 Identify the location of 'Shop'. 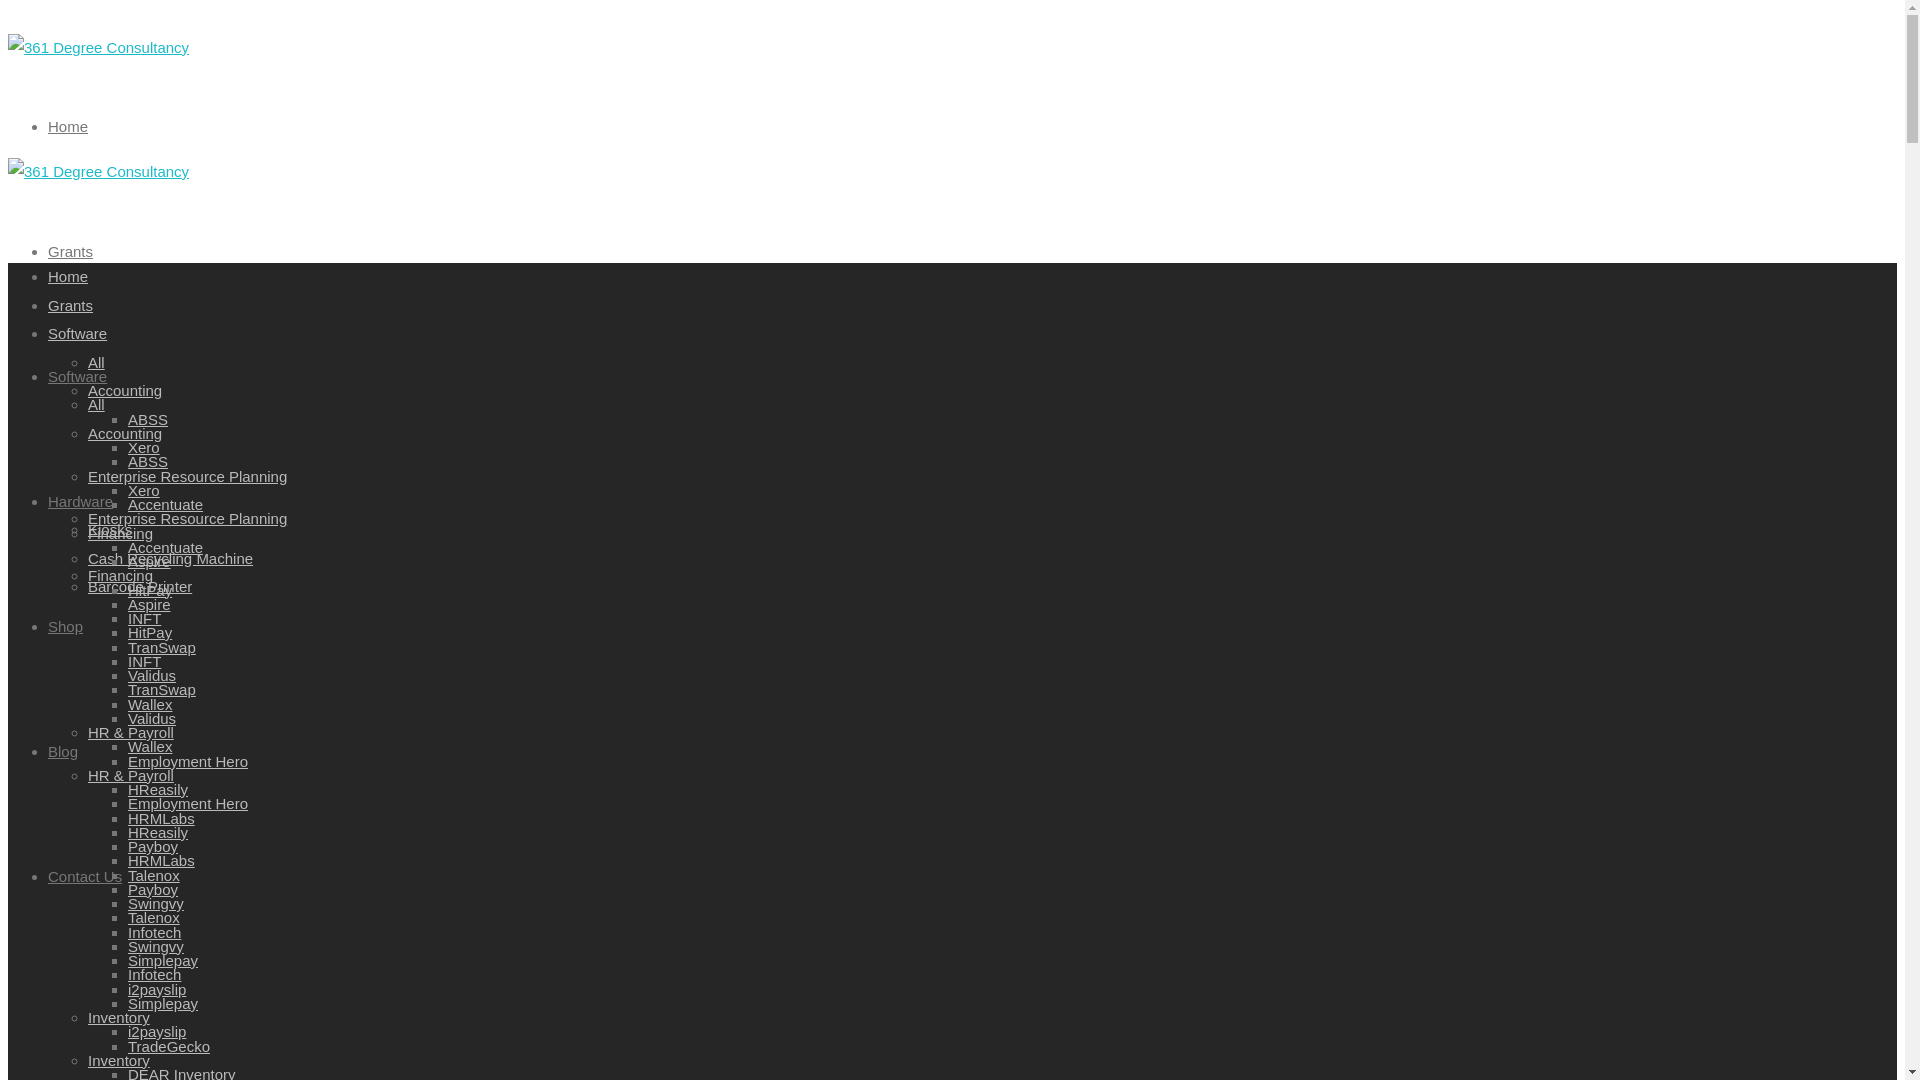
(65, 625).